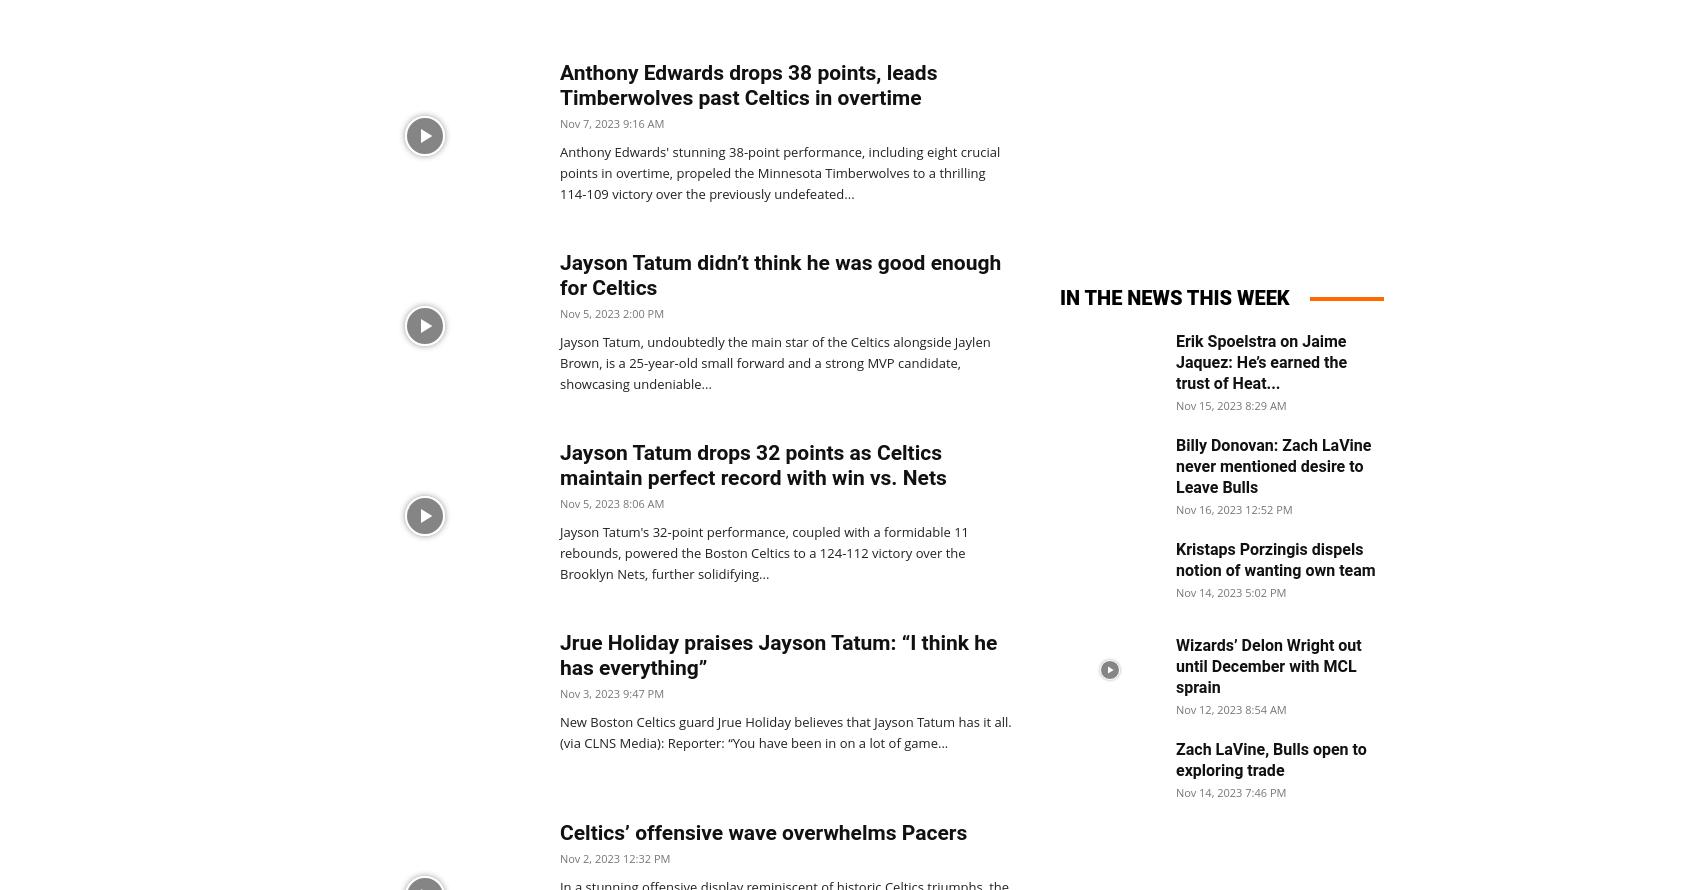  I want to click on 'Nov 14, 2023 5:02 PM', so click(1175, 591).